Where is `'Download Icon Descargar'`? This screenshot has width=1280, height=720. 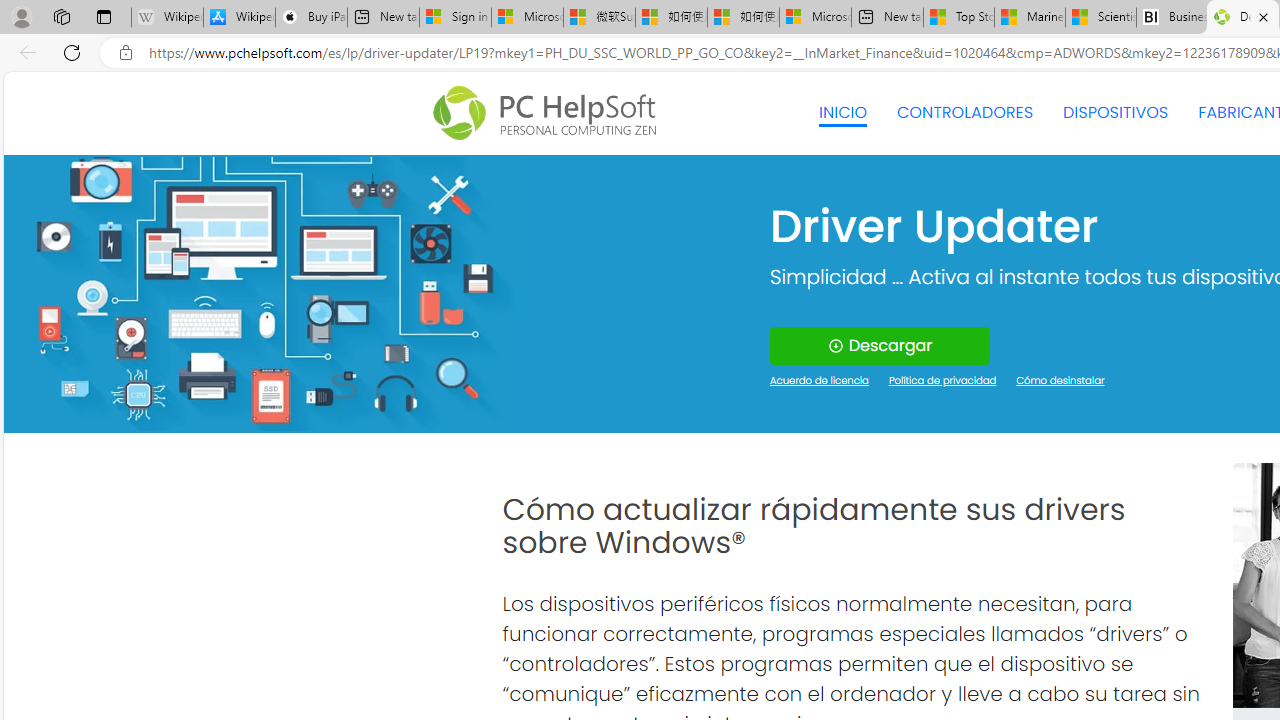
'Download Icon Descargar' is located at coordinates (880, 345).